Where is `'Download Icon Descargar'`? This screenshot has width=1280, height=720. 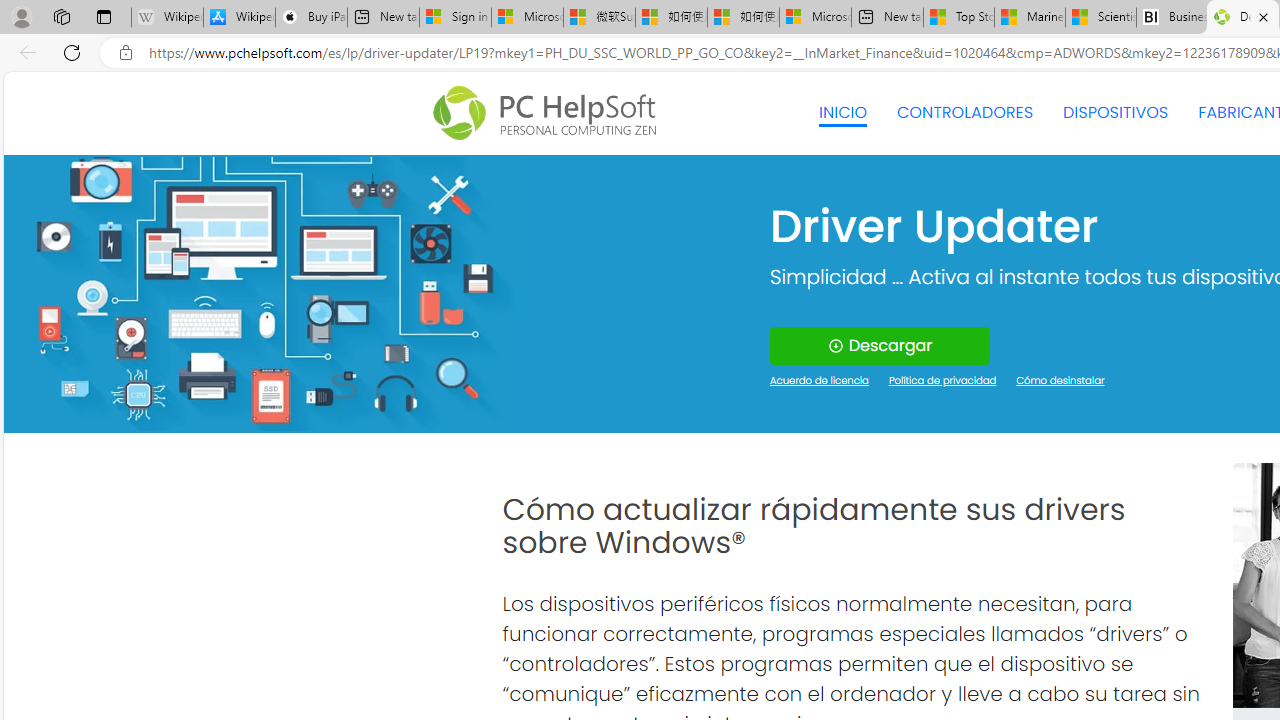
'Download Icon Descargar' is located at coordinates (880, 345).